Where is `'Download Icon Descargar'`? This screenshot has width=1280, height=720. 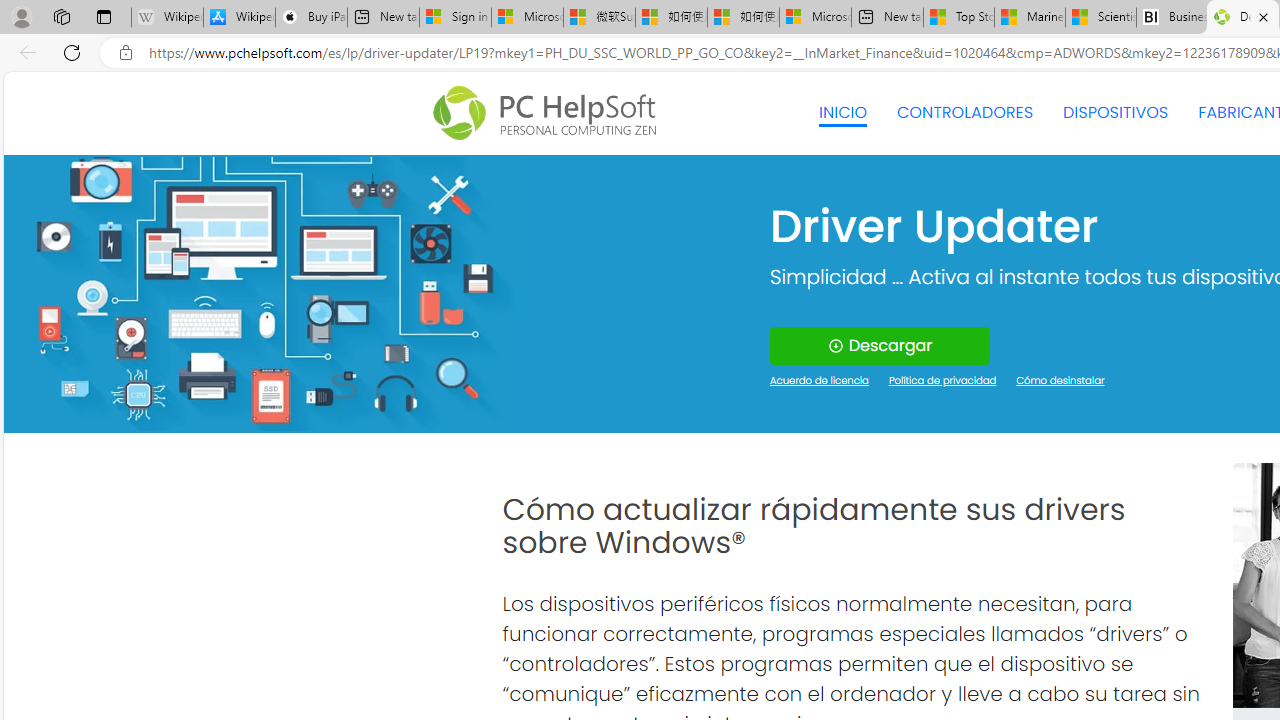
'Download Icon Descargar' is located at coordinates (880, 345).